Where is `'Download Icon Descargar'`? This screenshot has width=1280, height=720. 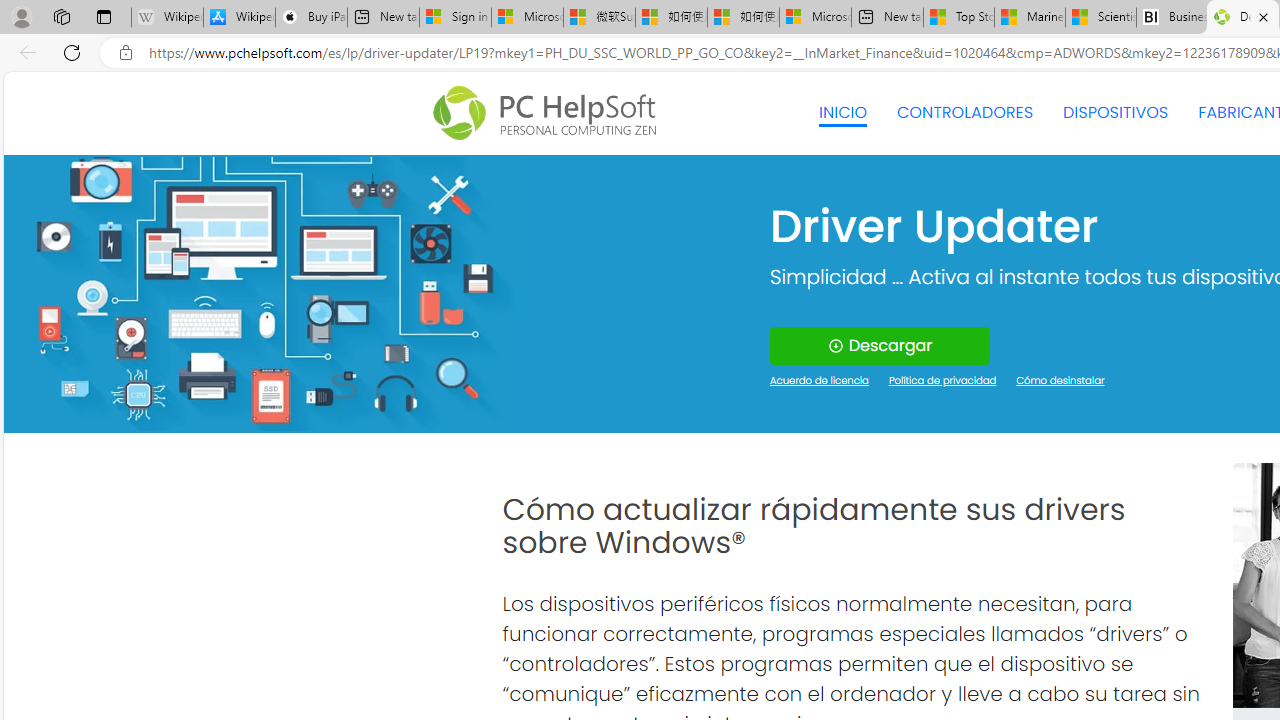
'Download Icon Descargar' is located at coordinates (880, 345).